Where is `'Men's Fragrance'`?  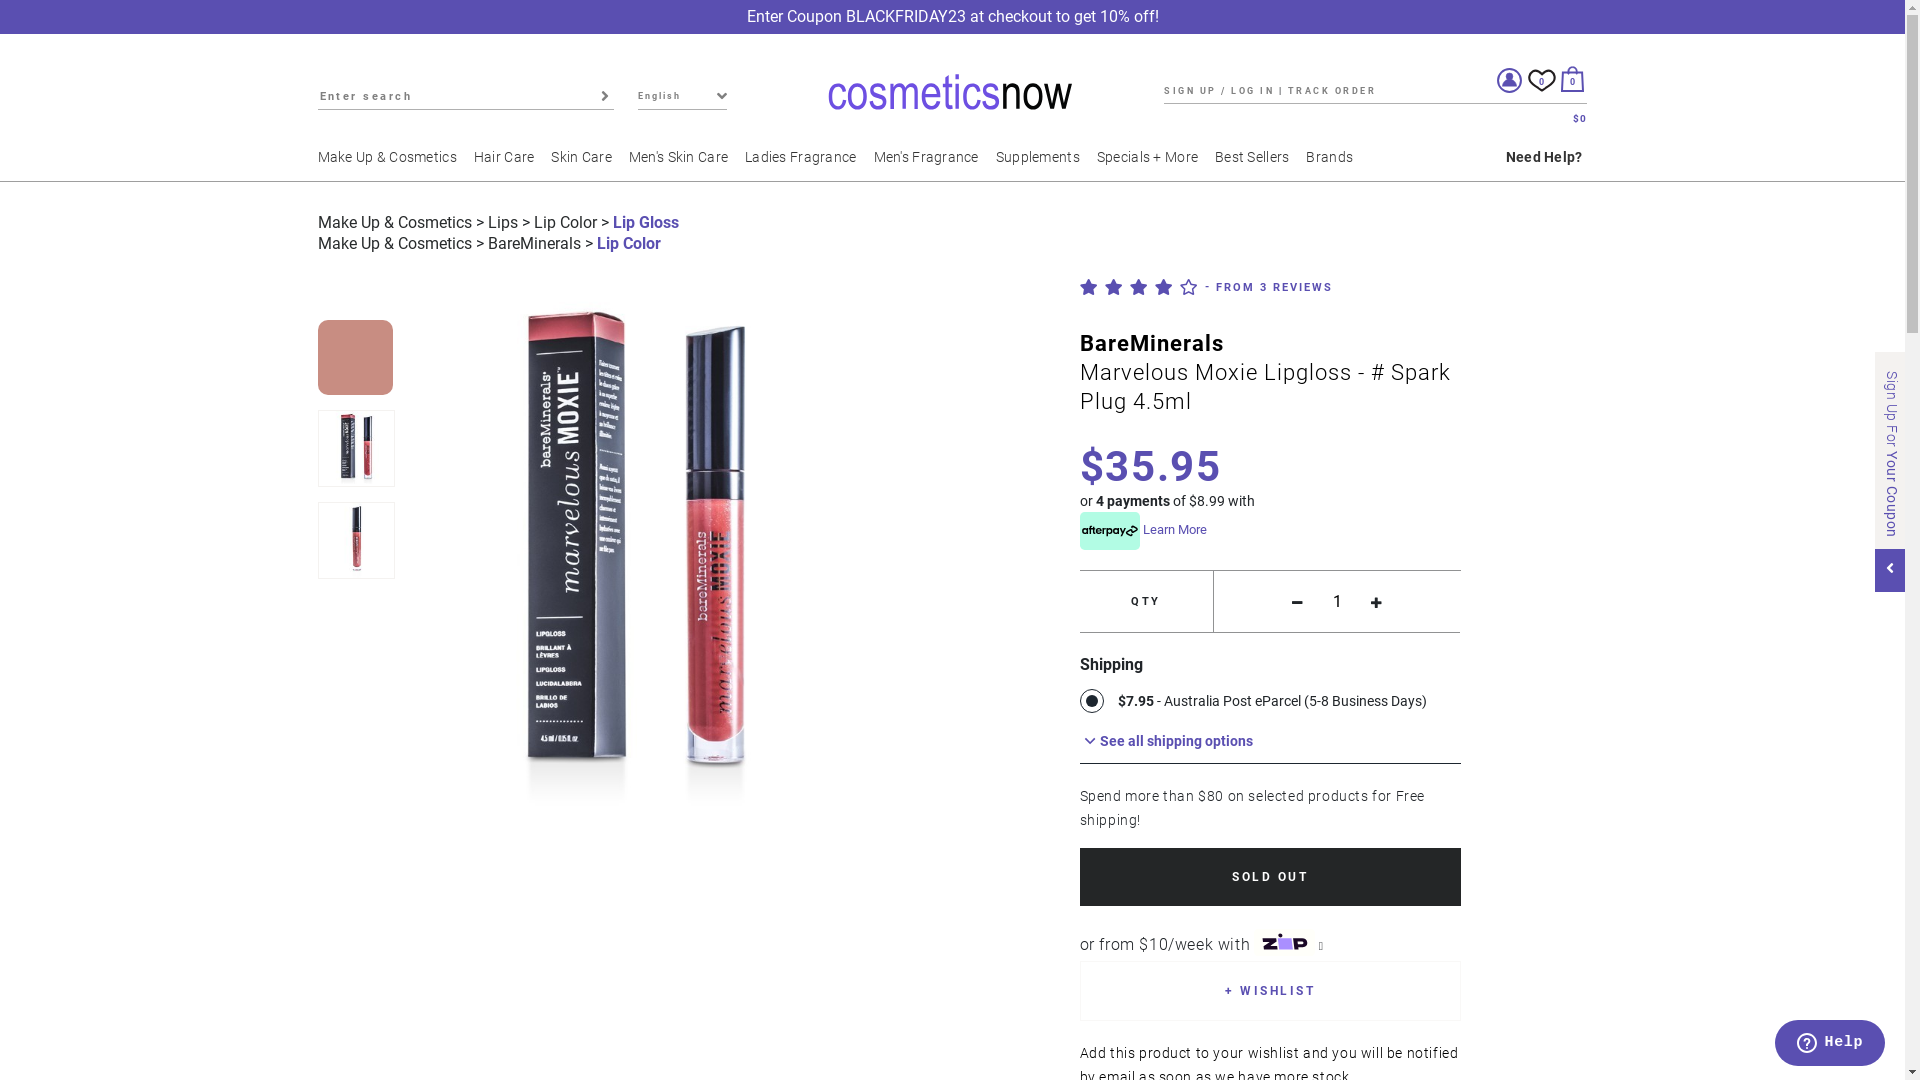 'Men's Fragrance' is located at coordinates (931, 164).